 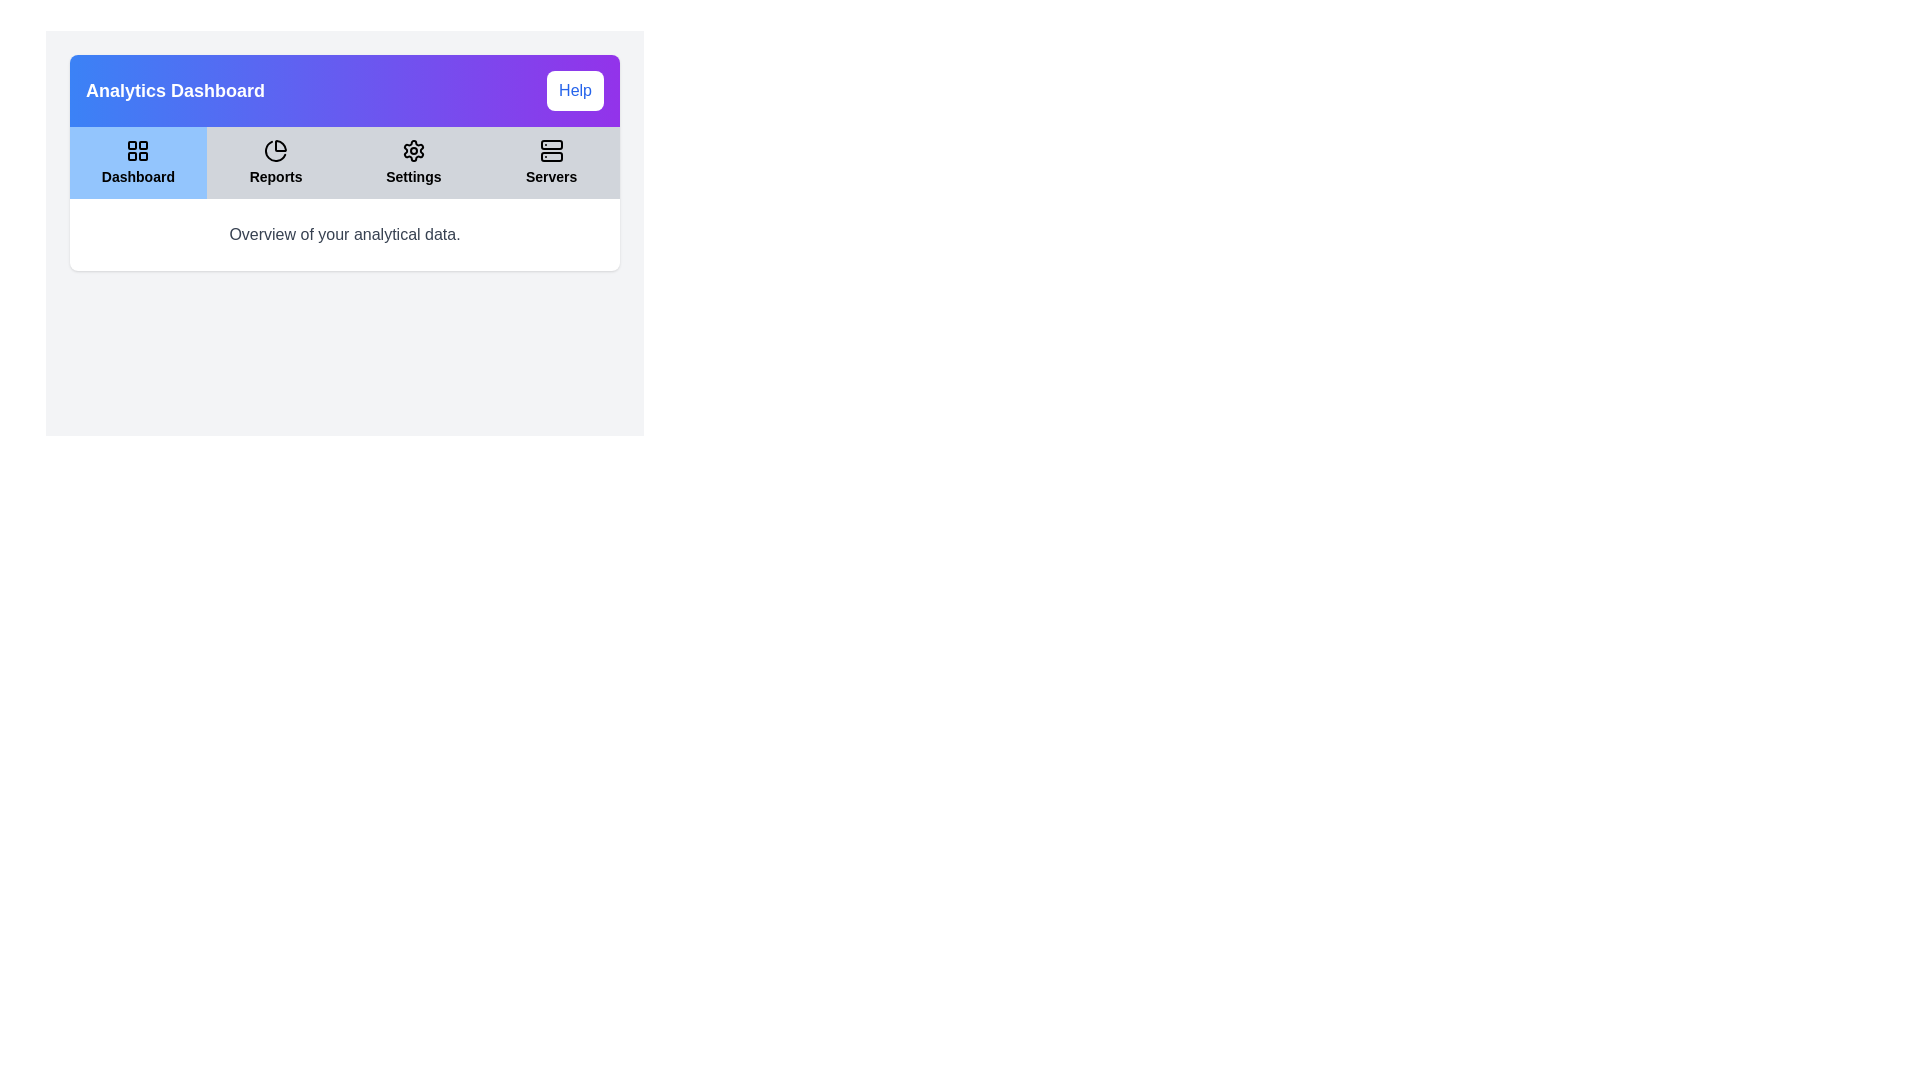 I want to click on the 'Reports' icon represented by a pie chart in the upper navigation bar, which is the second icon from the left, so click(x=275, y=149).